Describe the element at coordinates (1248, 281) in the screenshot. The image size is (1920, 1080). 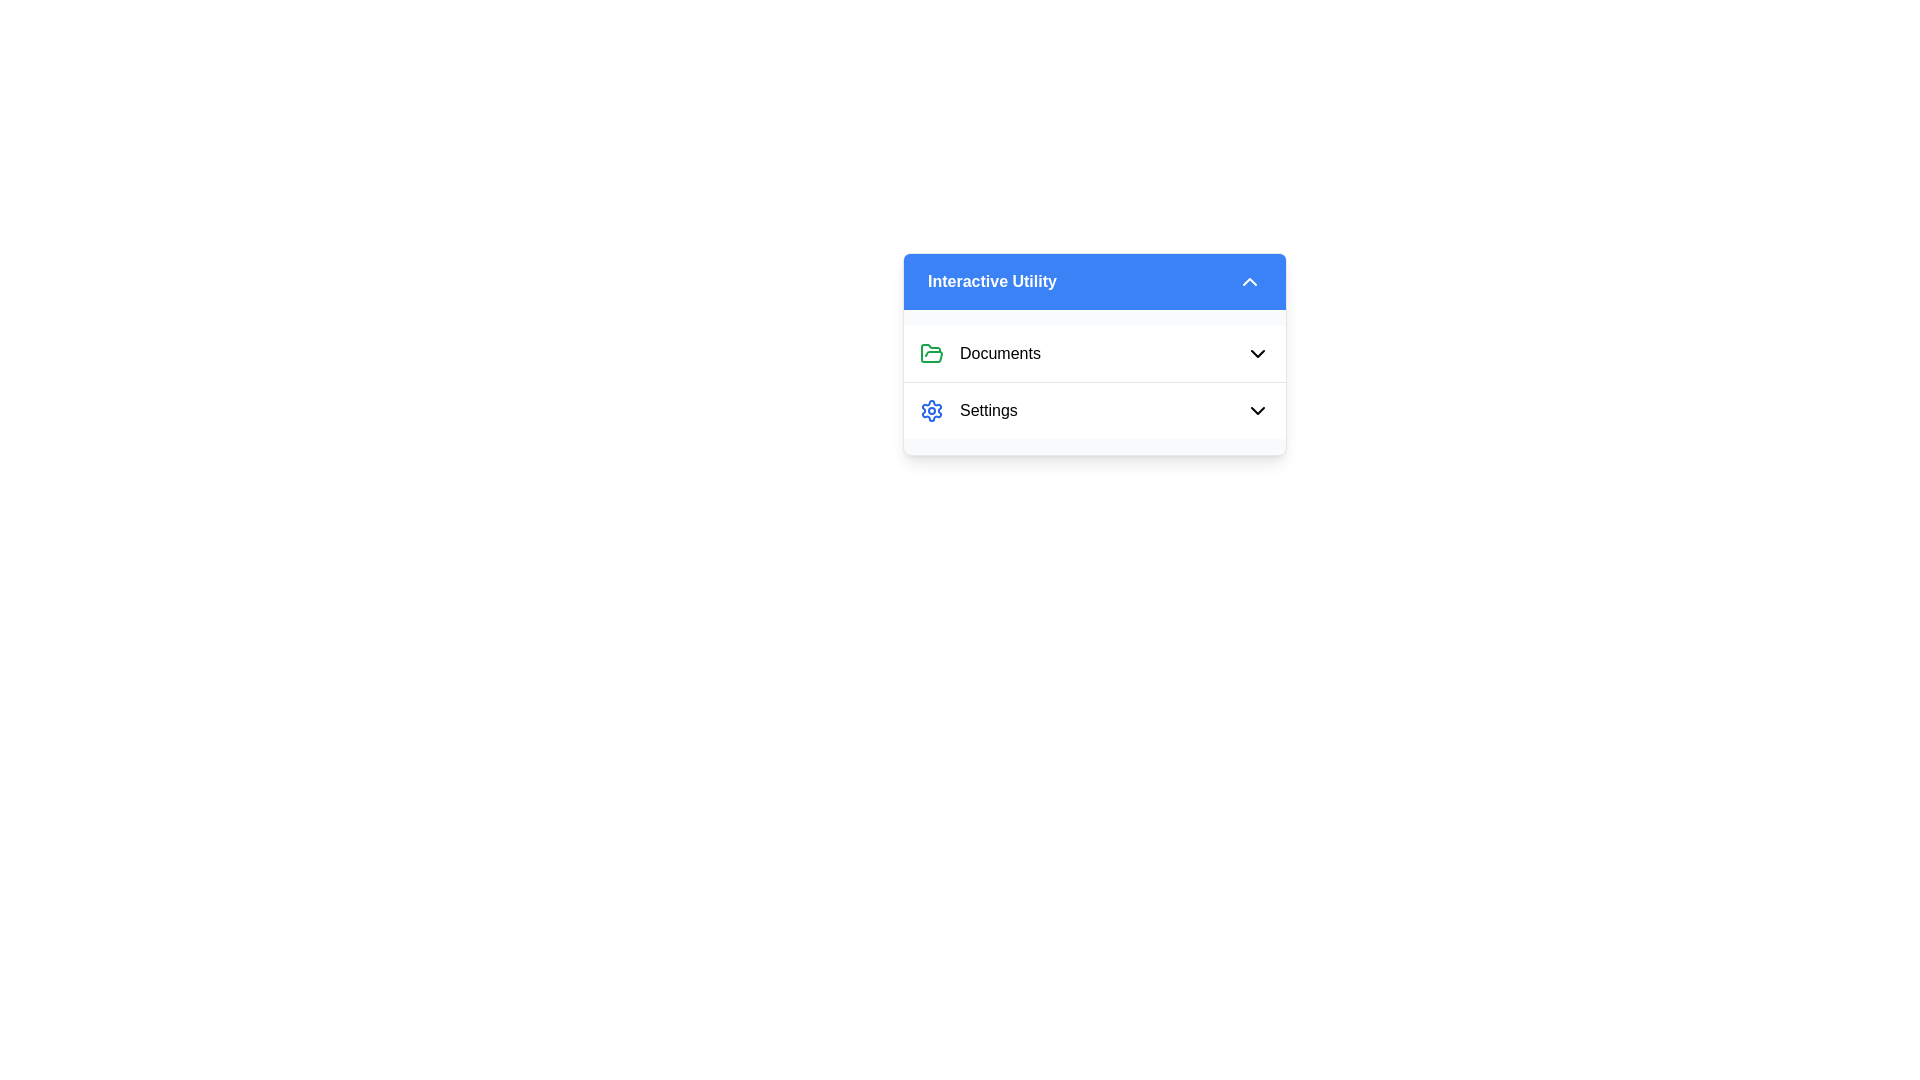
I see `the upward-pointing chevron arrow icon located in the blue header section labeled 'Interactive Utility'` at that location.